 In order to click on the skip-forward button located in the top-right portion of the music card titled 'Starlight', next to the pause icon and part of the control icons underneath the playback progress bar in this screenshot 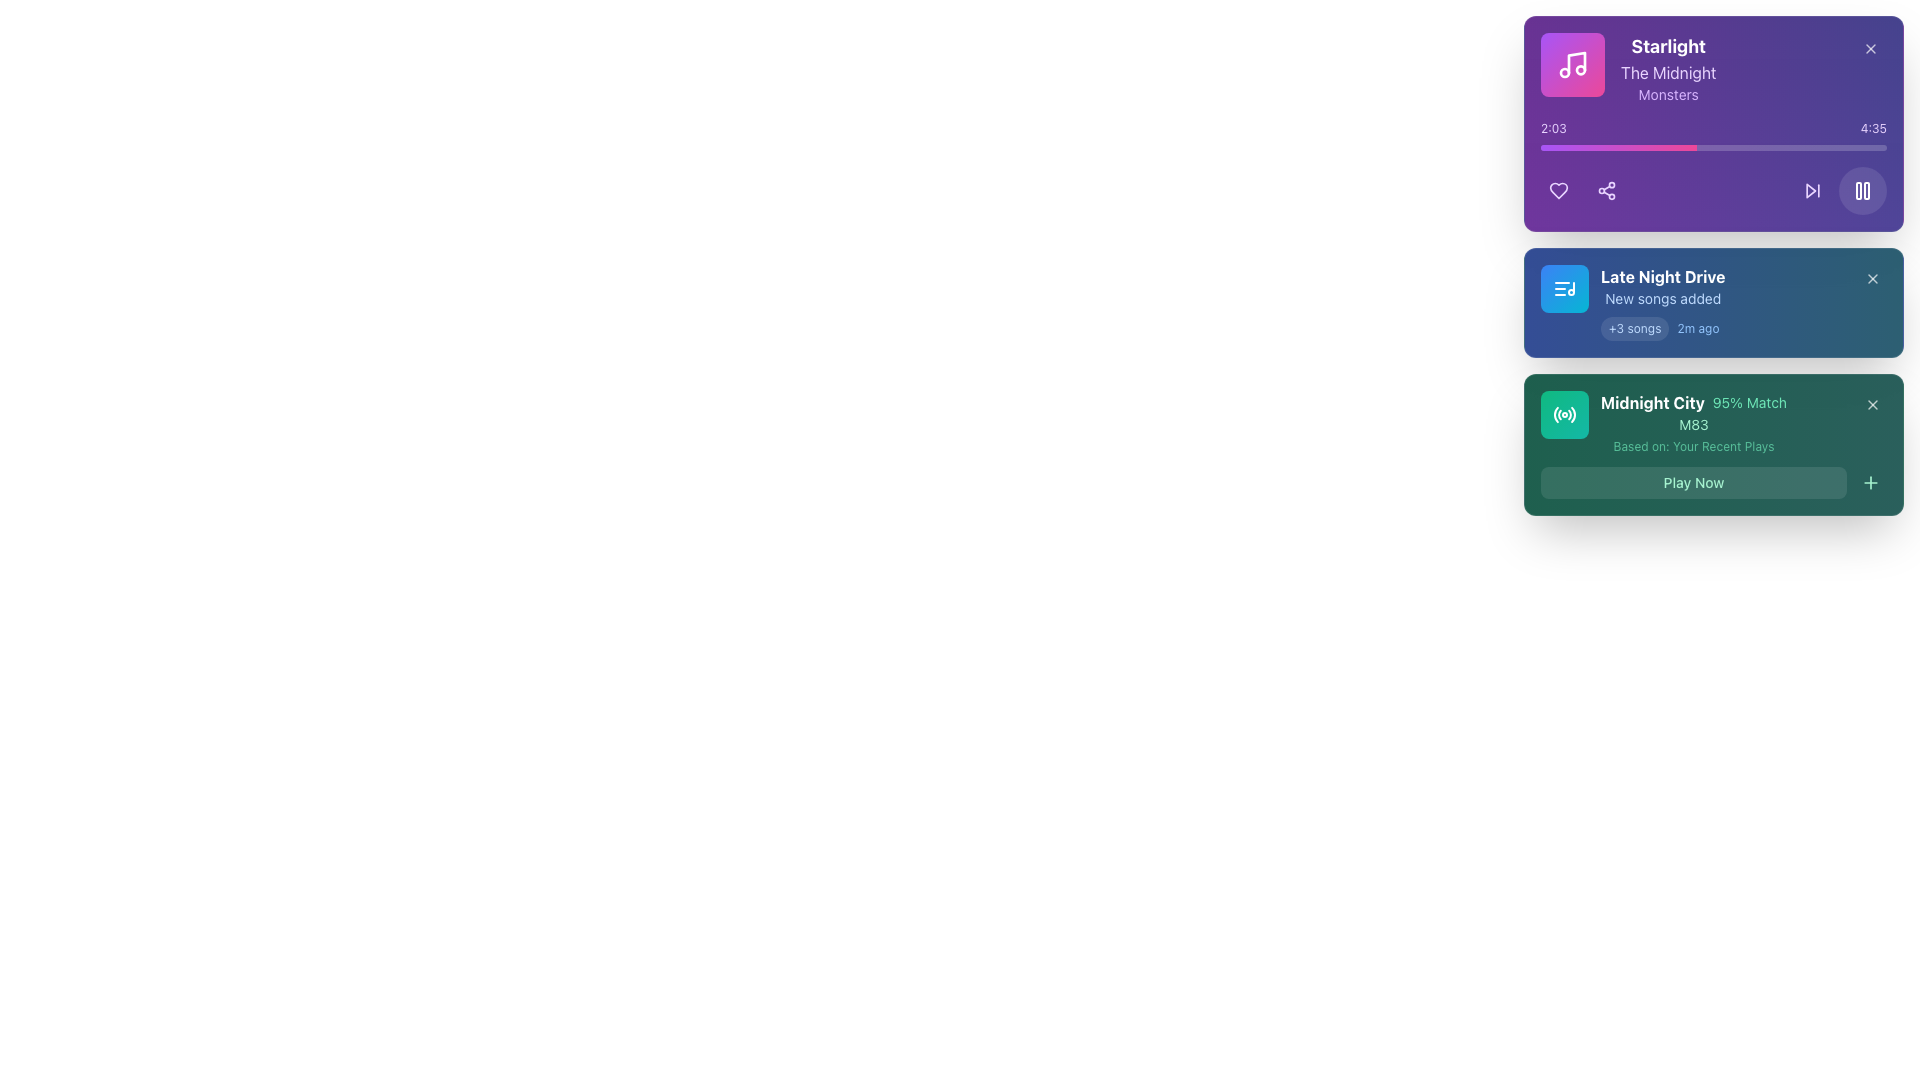, I will do `click(1813, 191)`.